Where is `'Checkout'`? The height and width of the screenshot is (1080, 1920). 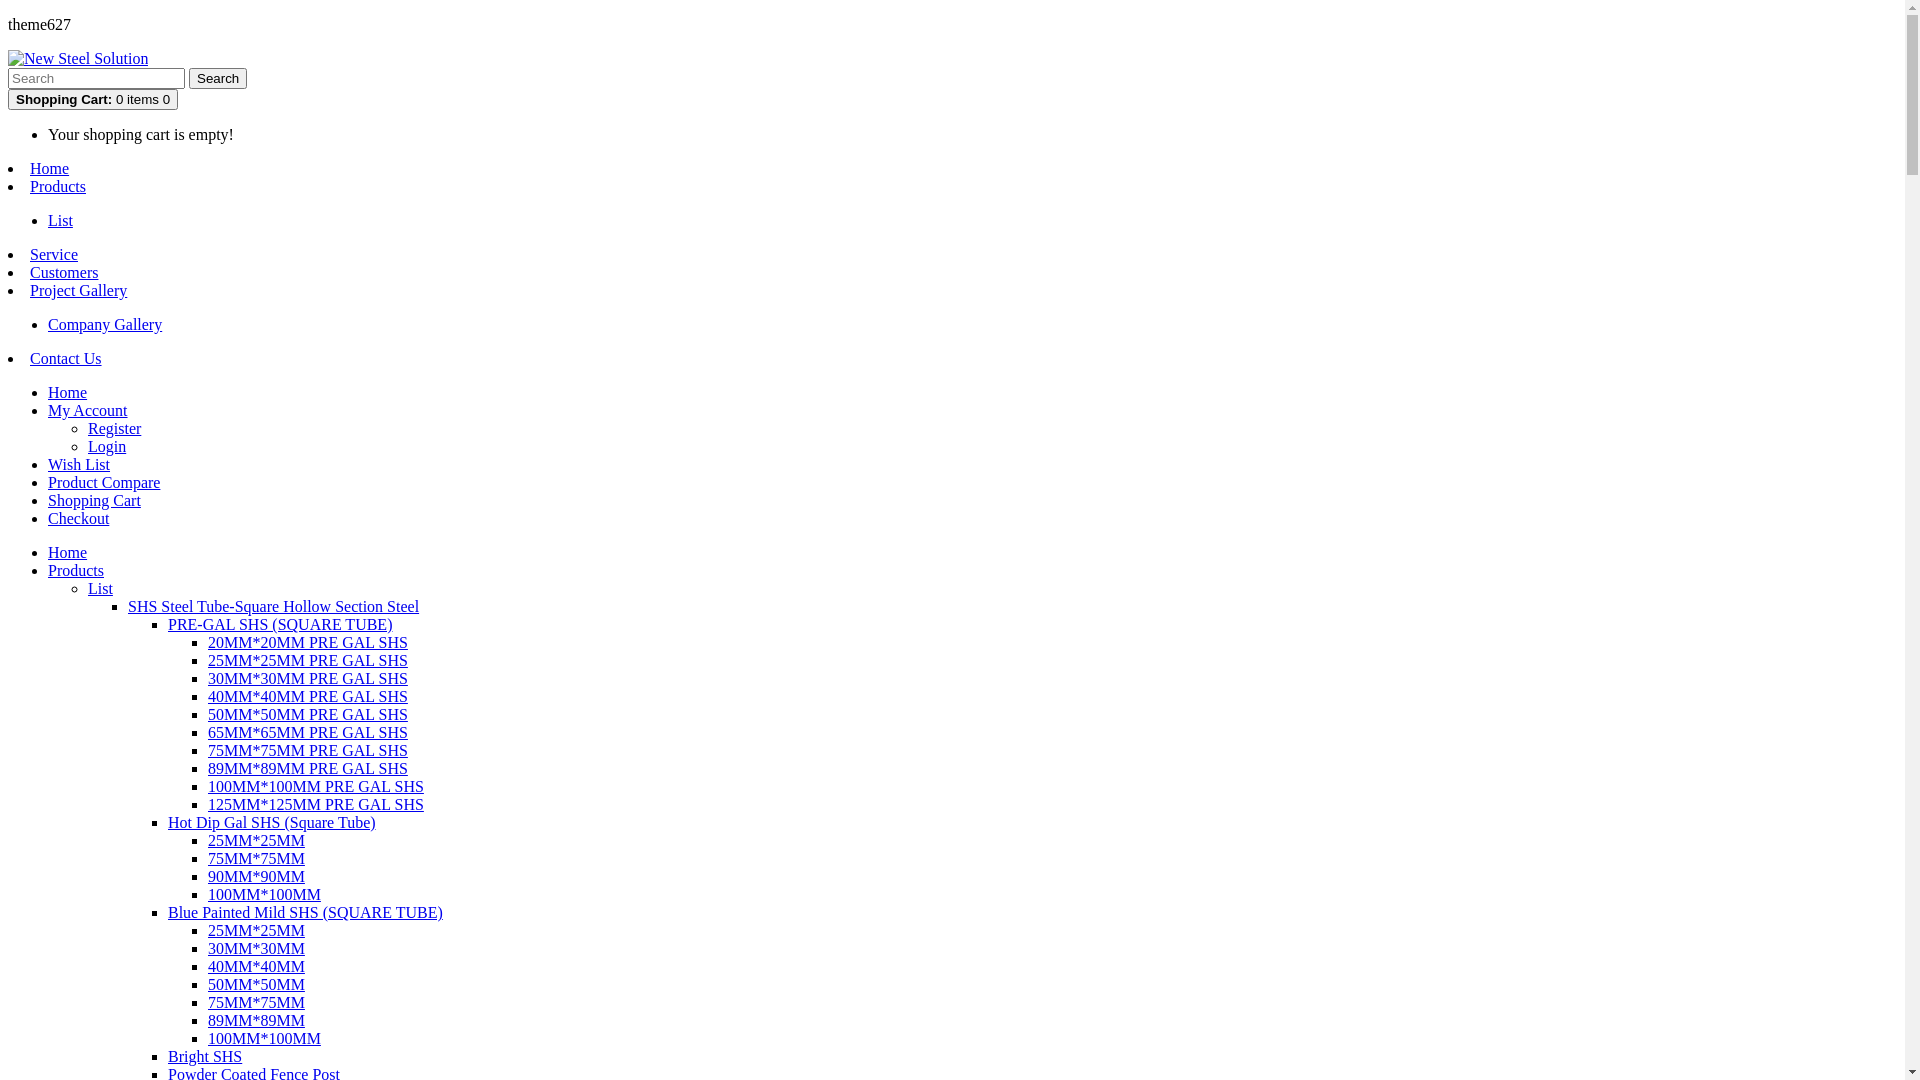
'Checkout' is located at coordinates (78, 517).